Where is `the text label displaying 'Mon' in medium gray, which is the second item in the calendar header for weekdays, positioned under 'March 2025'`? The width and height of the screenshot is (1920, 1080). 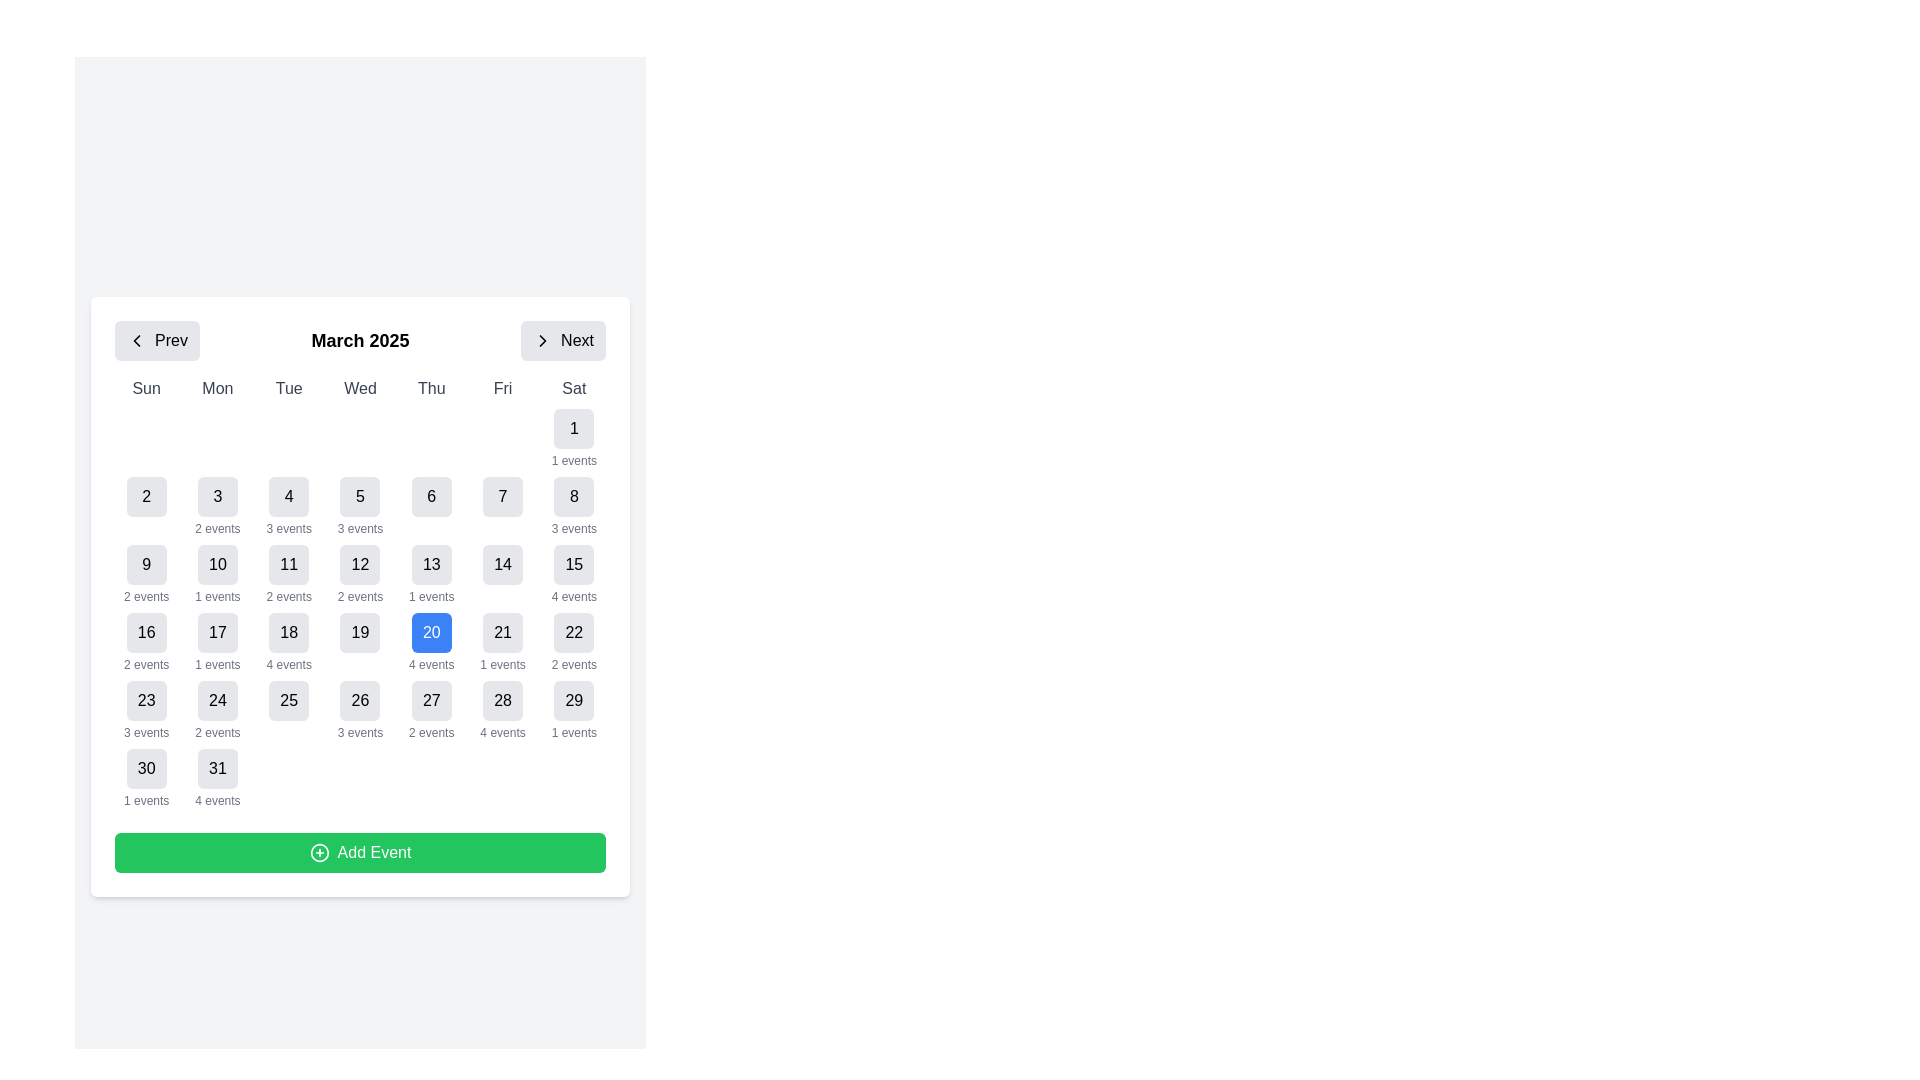
the text label displaying 'Mon' in medium gray, which is the second item in the calendar header for weekdays, positioned under 'March 2025' is located at coordinates (217, 389).